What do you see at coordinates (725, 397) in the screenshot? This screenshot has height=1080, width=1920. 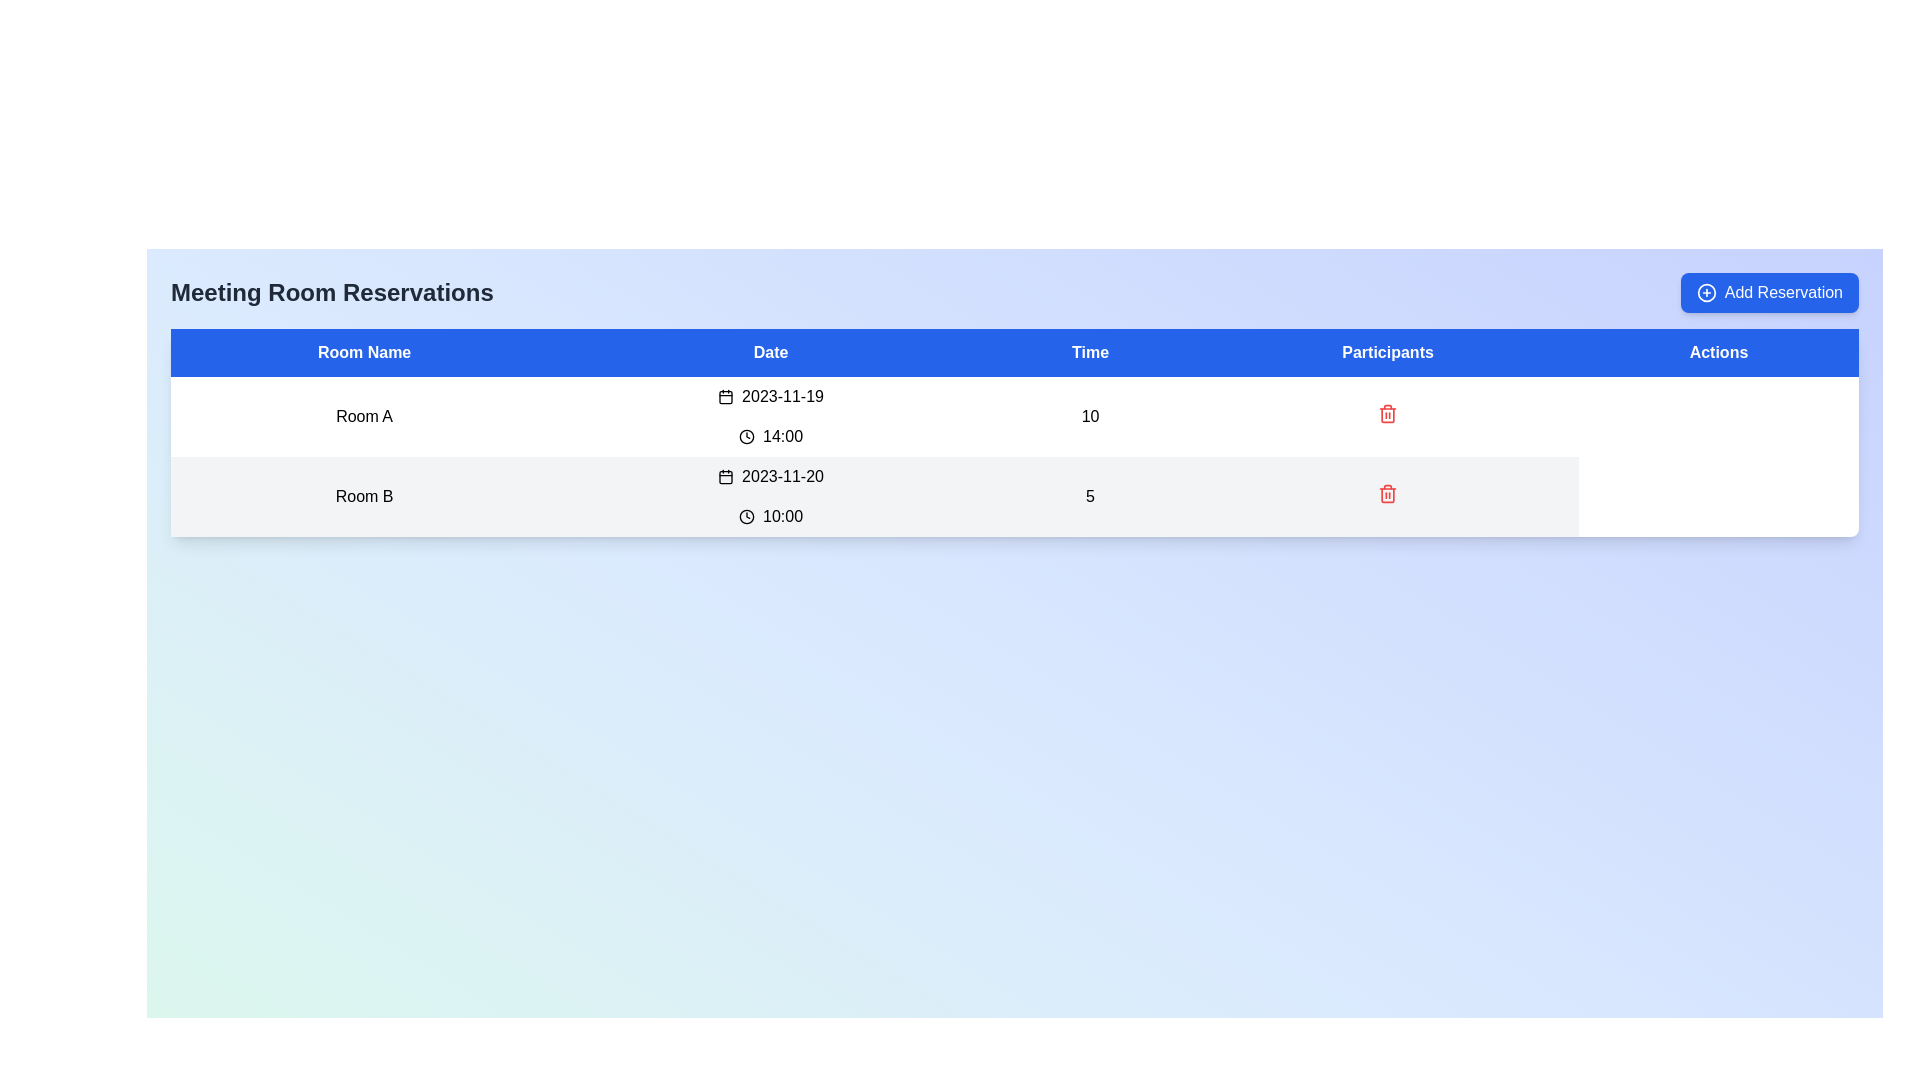 I see `the rectangular Icon component within the calendar icon, which represents the main body of the calendar` at bounding box center [725, 397].